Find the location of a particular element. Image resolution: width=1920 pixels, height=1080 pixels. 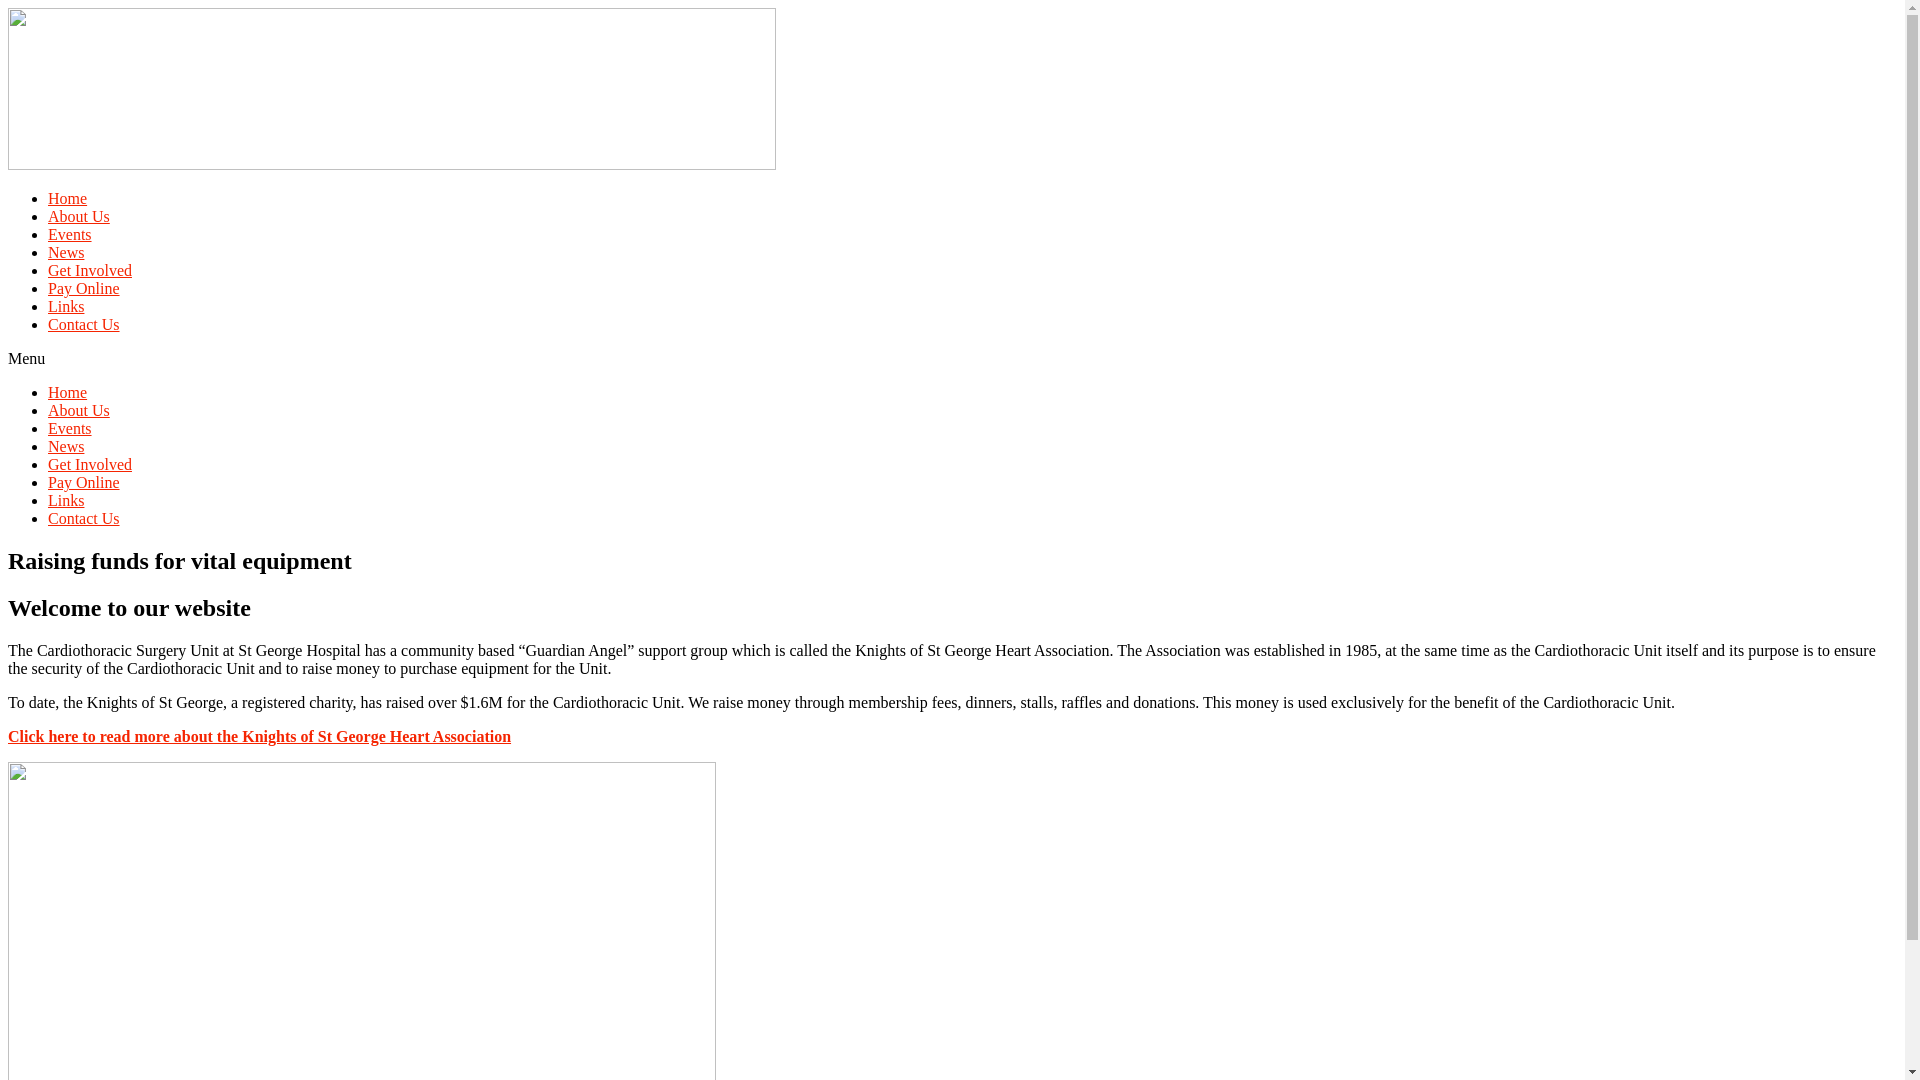

'Events' is located at coordinates (70, 233).